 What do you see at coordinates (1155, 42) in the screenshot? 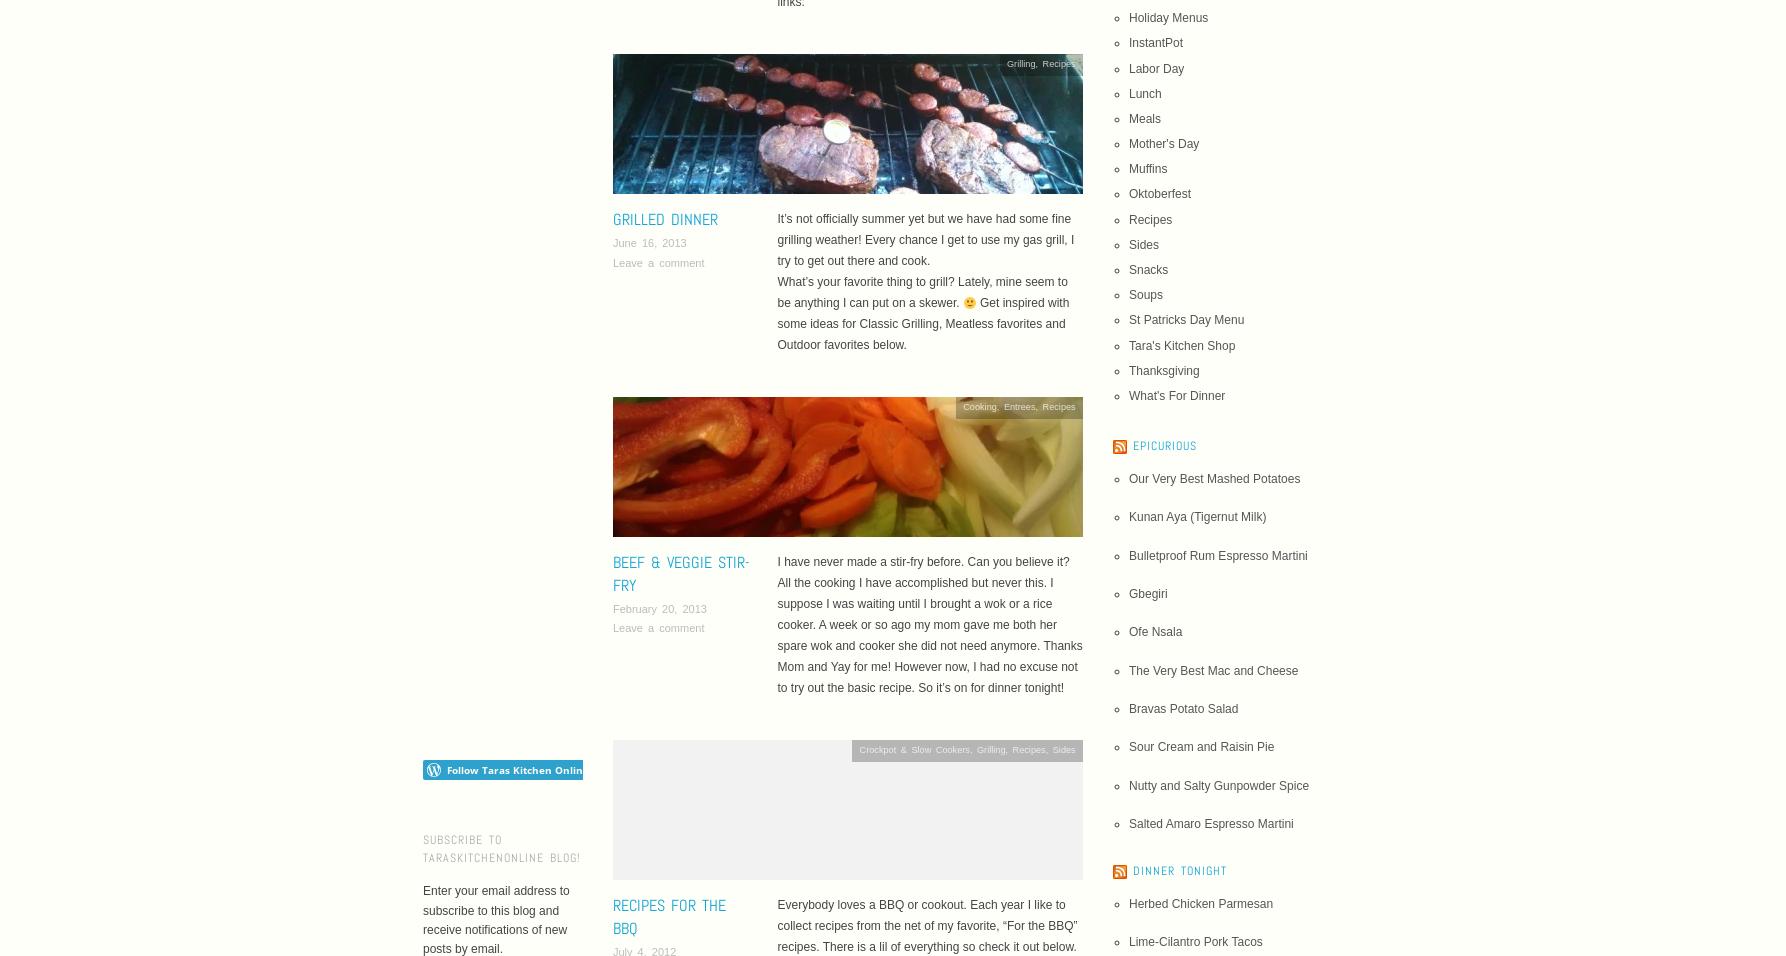
I see `'InstantPot'` at bounding box center [1155, 42].